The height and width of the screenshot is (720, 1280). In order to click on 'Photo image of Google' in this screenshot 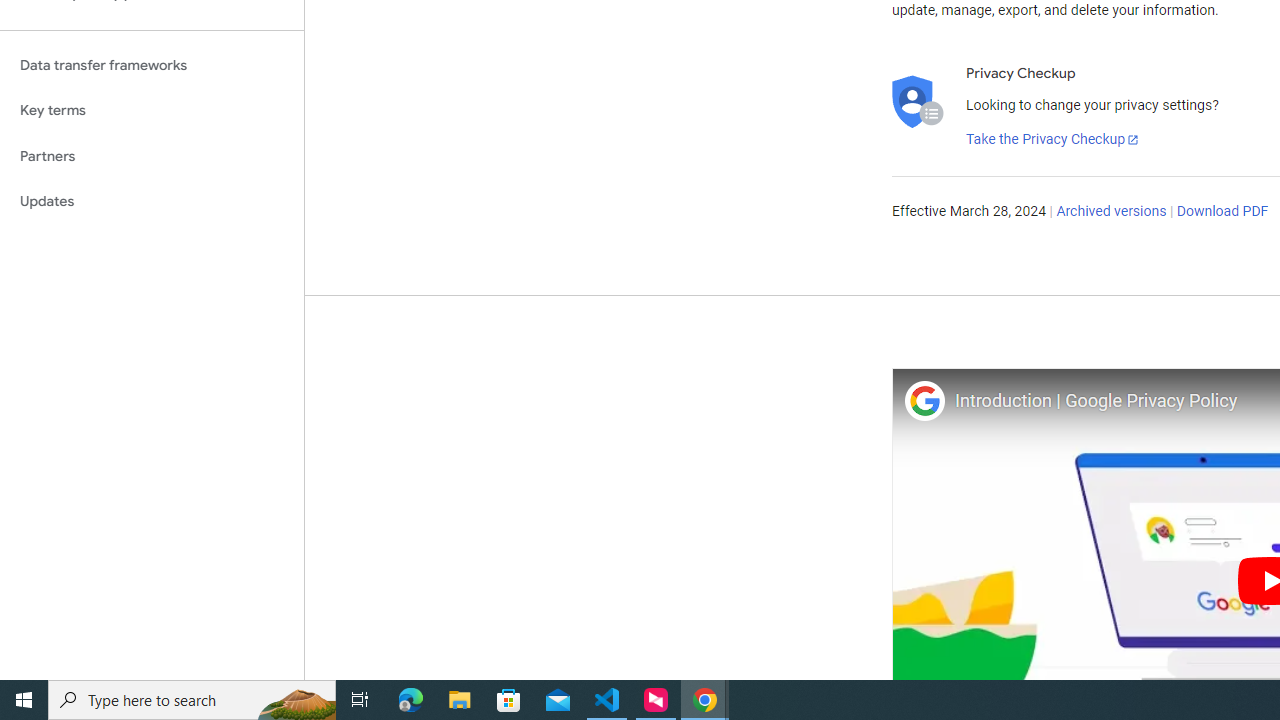, I will do `click(923, 400)`.